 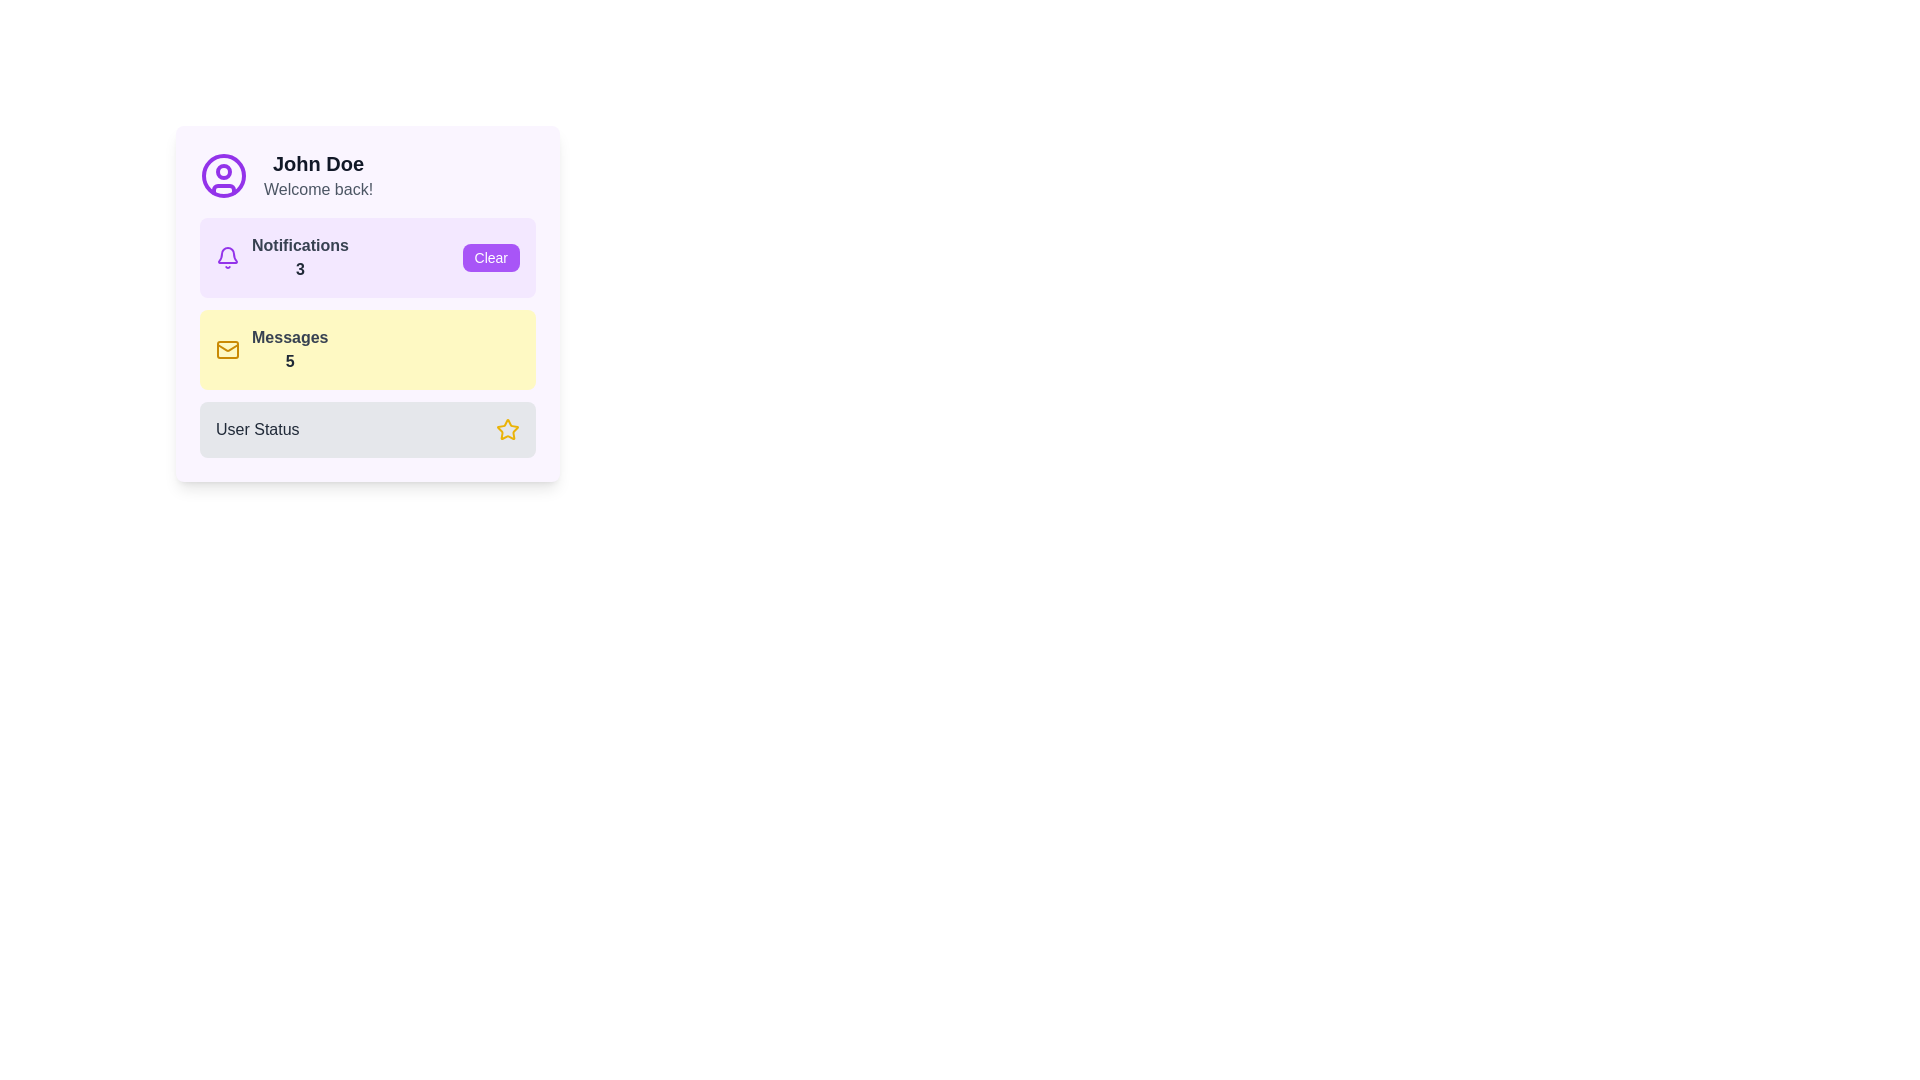 What do you see at coordinates (317, 189) in the screenshot?
I see `the text label displaying 'Welcome back!' located beneath 'John Doe' in the user profile section` at bounding box center [317, 189].